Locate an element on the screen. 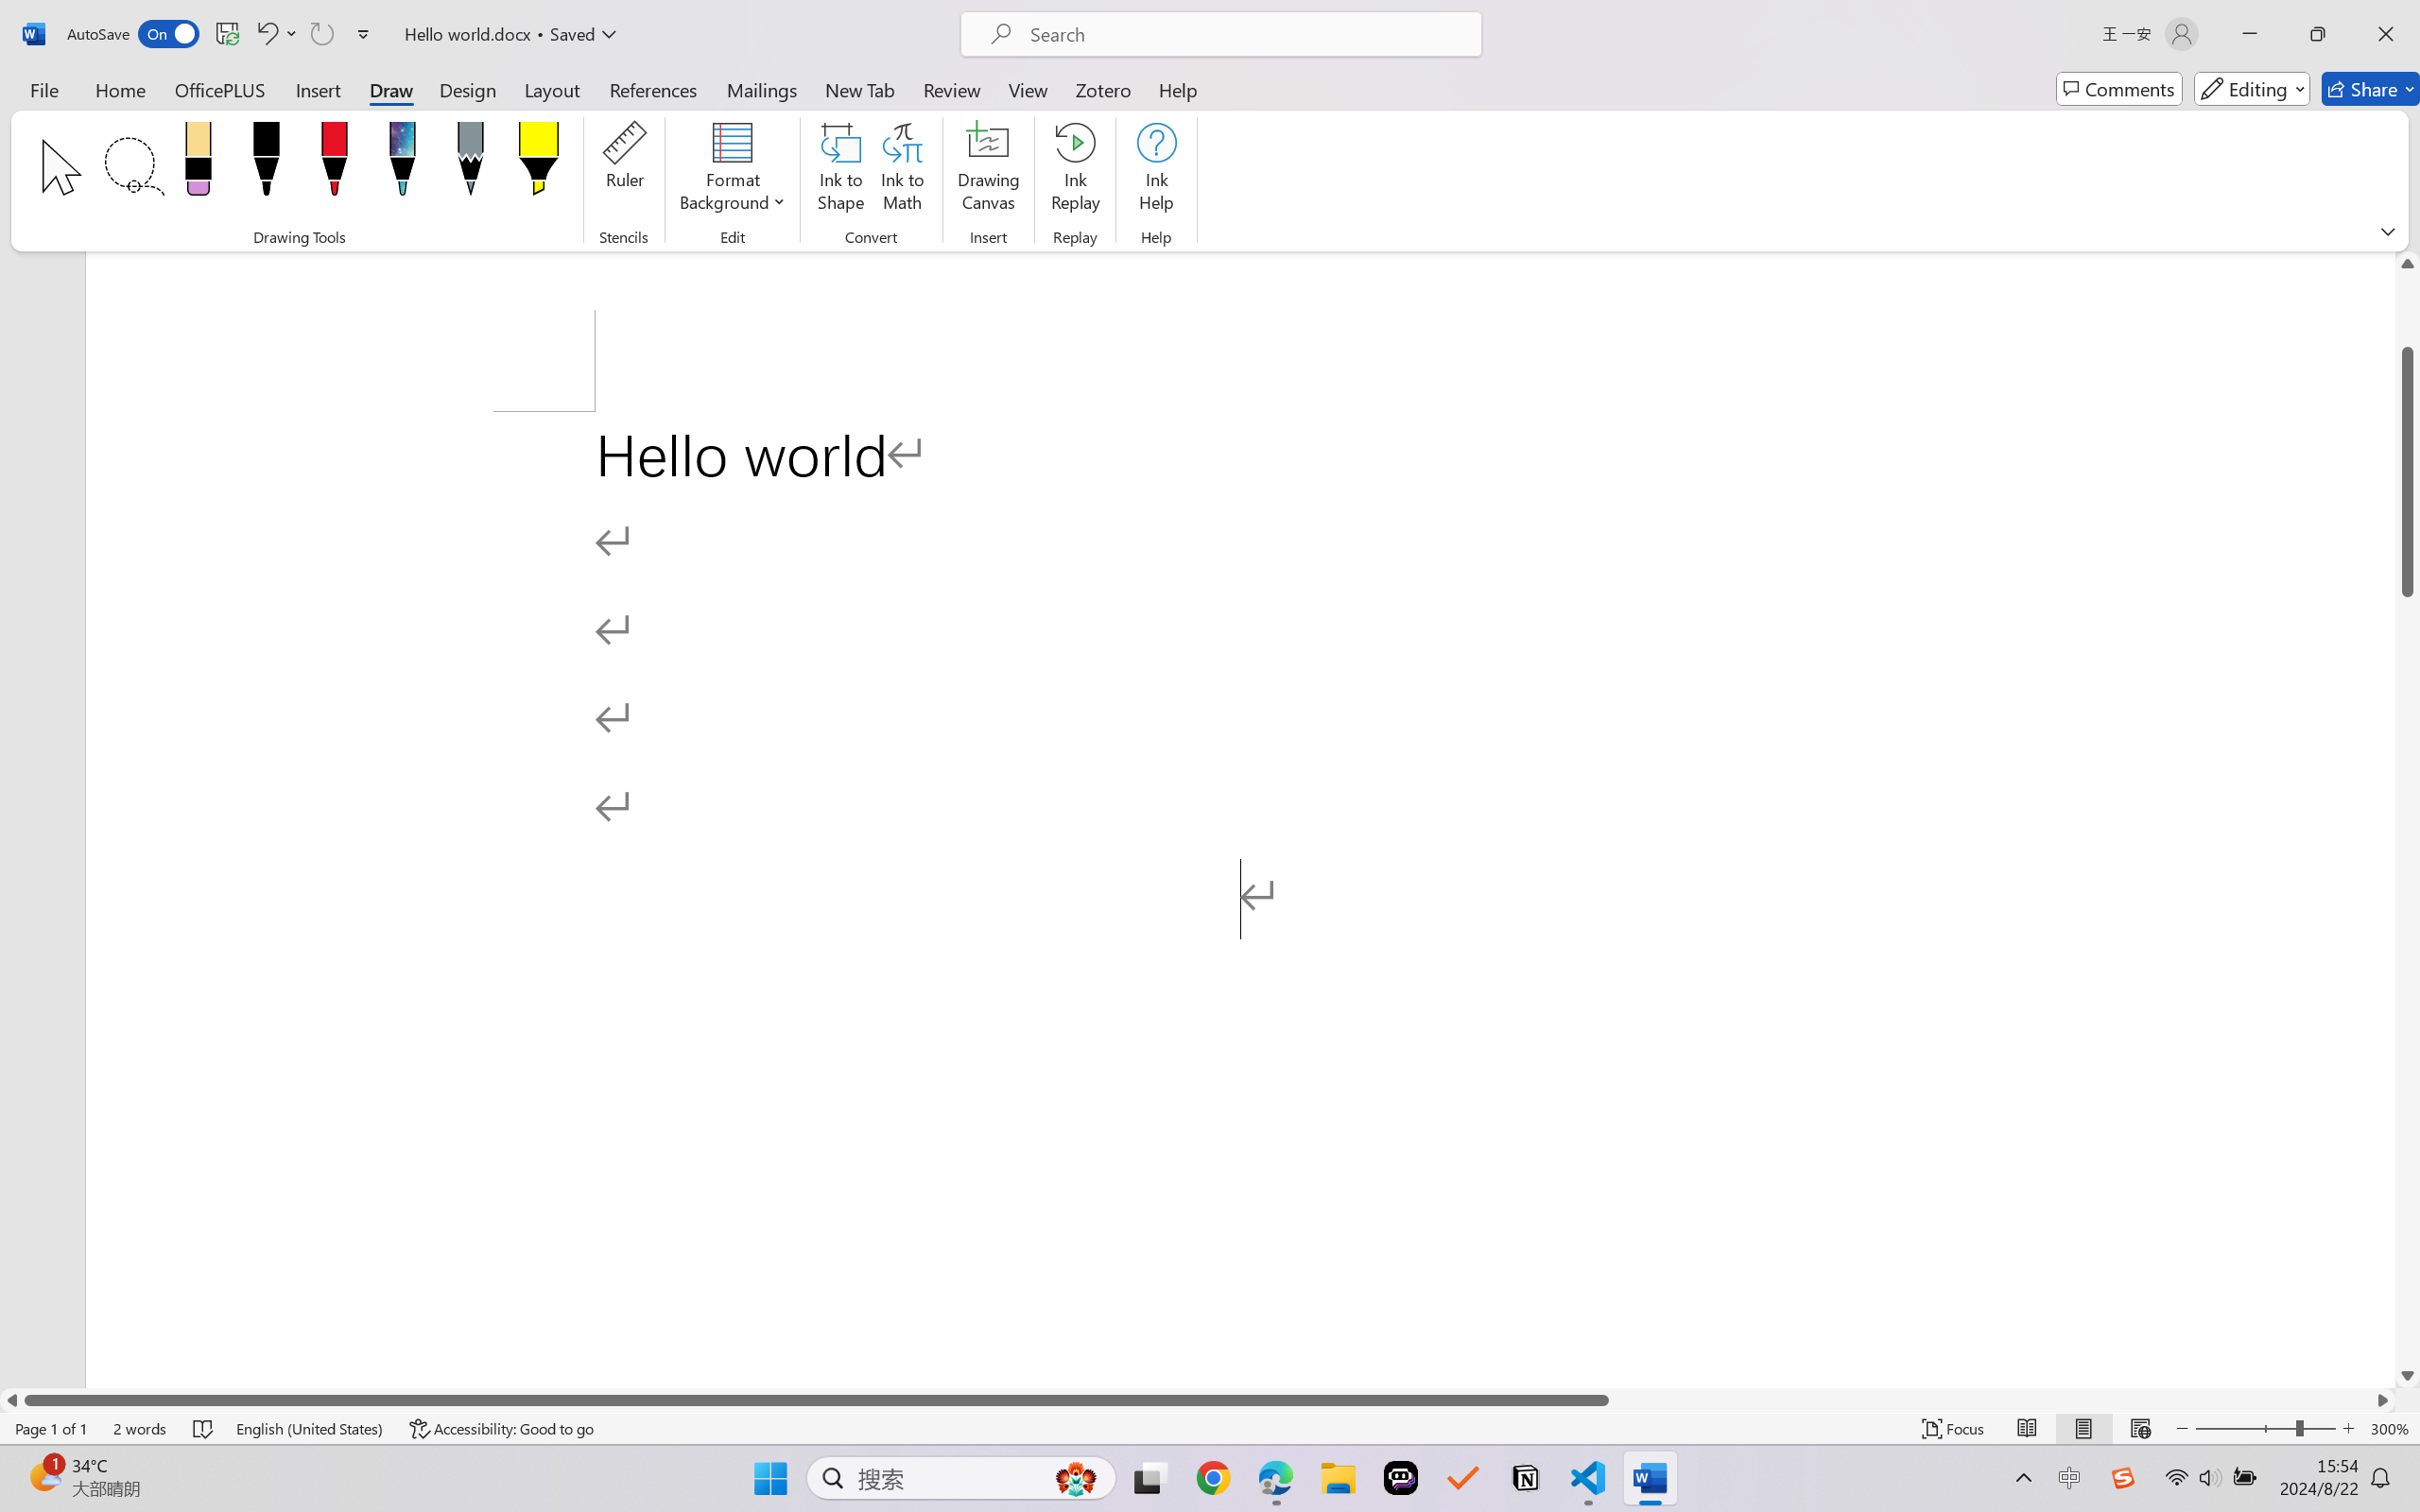 The image size is (2420, 1512). 'Ribbon Display Options' is located at coordinates (2387, 231).